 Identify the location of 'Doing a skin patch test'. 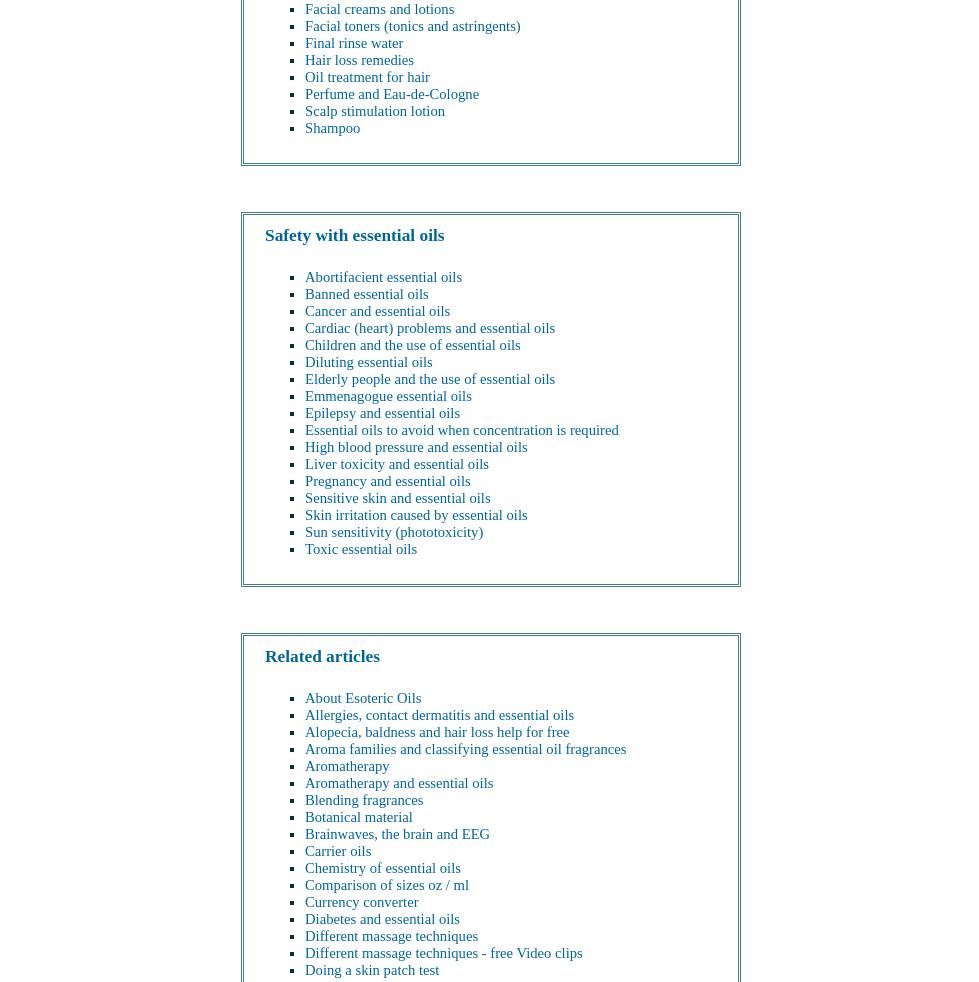
(372, 970).